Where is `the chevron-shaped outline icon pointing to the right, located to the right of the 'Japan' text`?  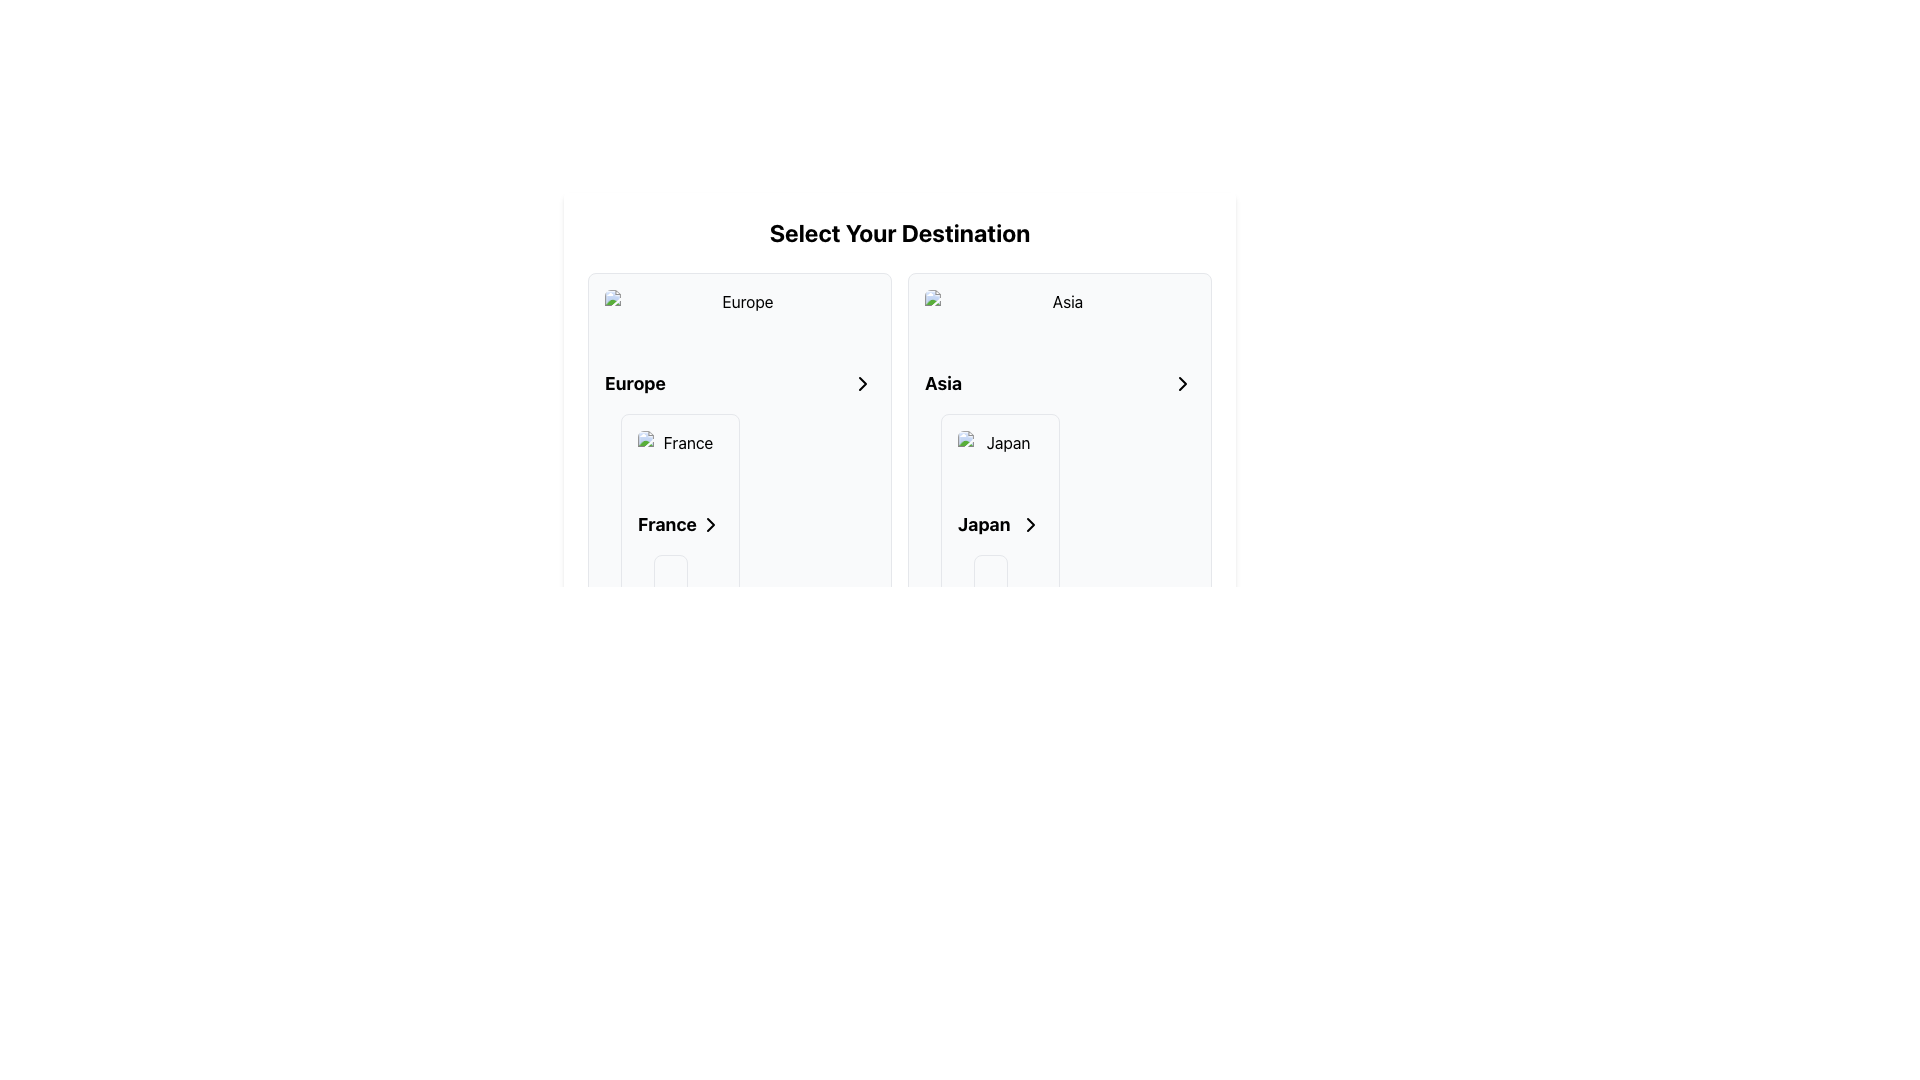
the chevron-shaped outline icon pointing to the right, located to the right of the 'Japan' text is located at coordinates (1031, 523).